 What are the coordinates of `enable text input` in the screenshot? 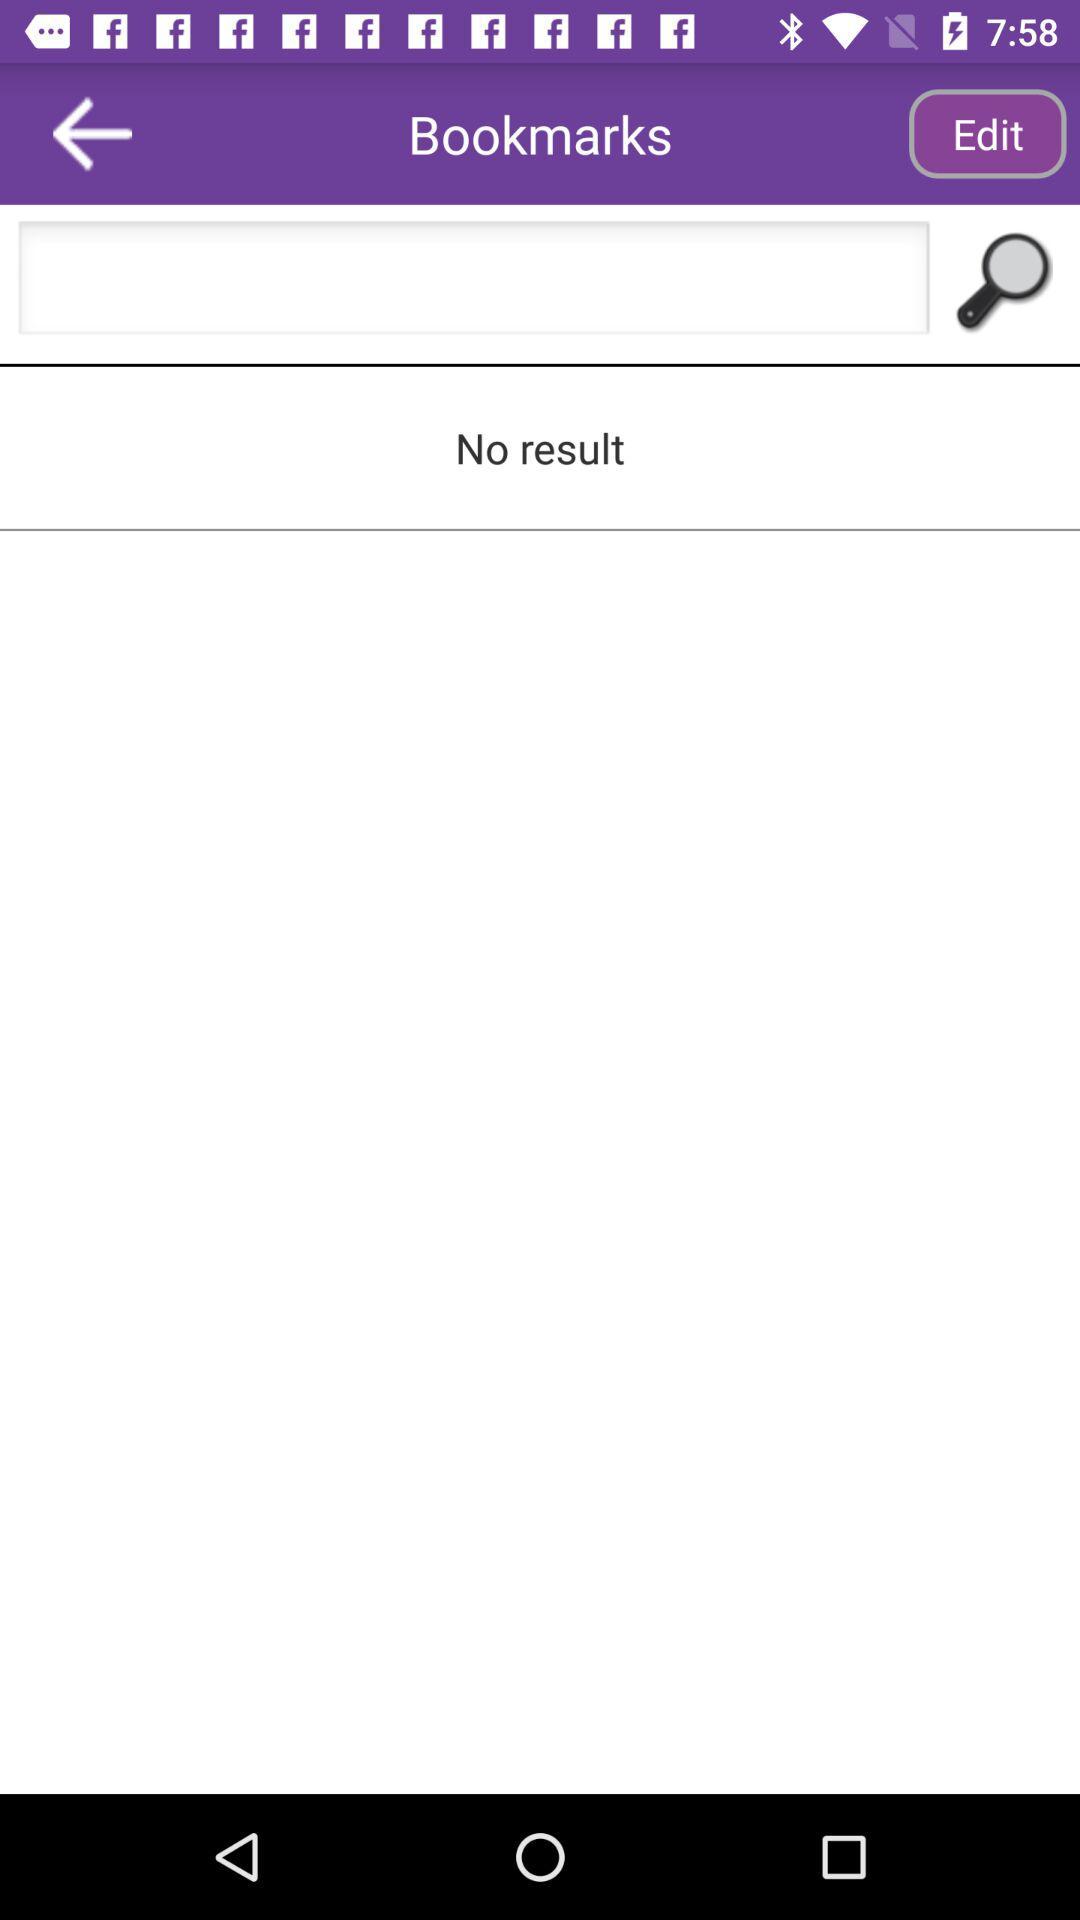 It's located at (474, 283).